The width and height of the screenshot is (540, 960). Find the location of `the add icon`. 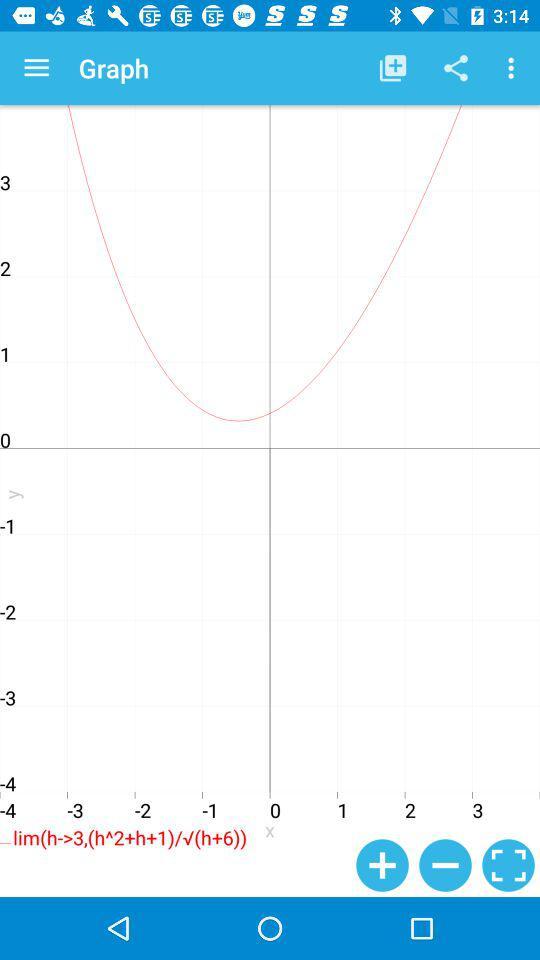

the add icon is located at coordinates (382, 864).